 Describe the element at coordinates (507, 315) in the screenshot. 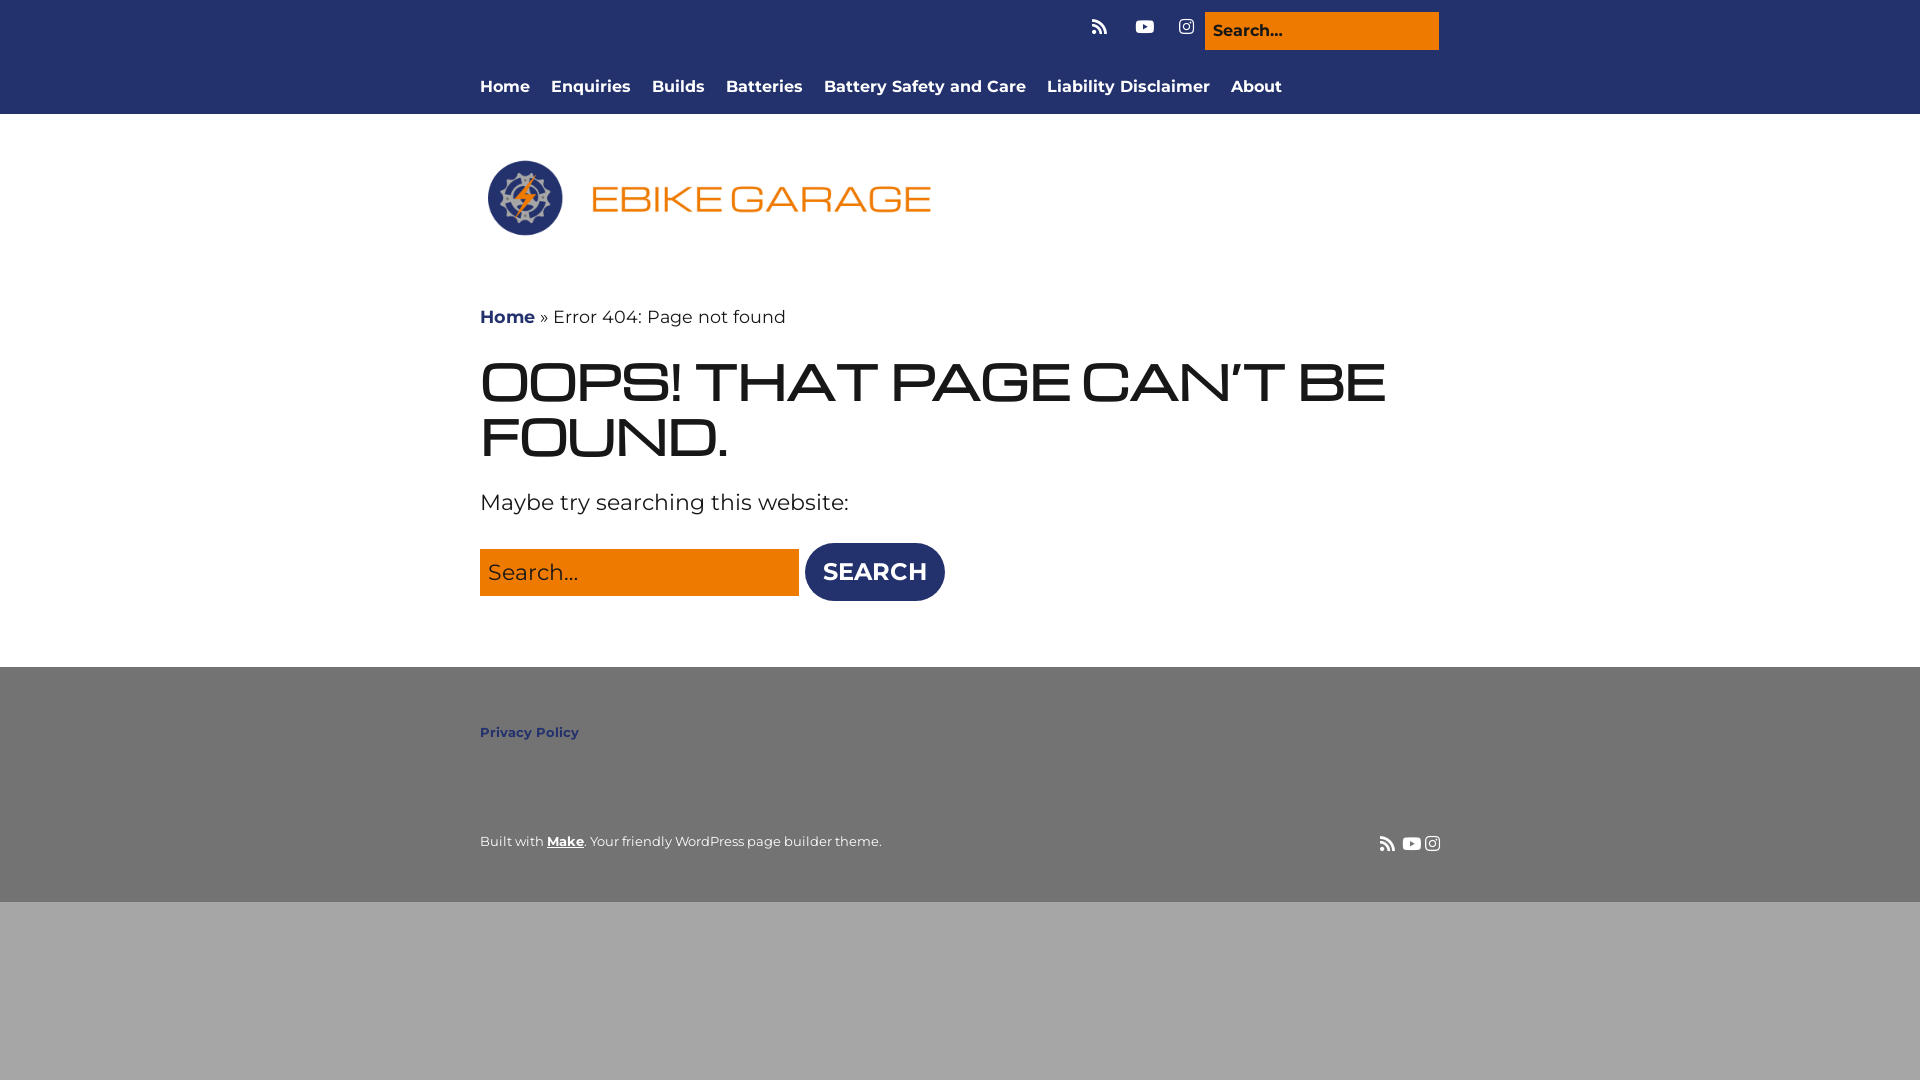

I see `'Home'` at that location.